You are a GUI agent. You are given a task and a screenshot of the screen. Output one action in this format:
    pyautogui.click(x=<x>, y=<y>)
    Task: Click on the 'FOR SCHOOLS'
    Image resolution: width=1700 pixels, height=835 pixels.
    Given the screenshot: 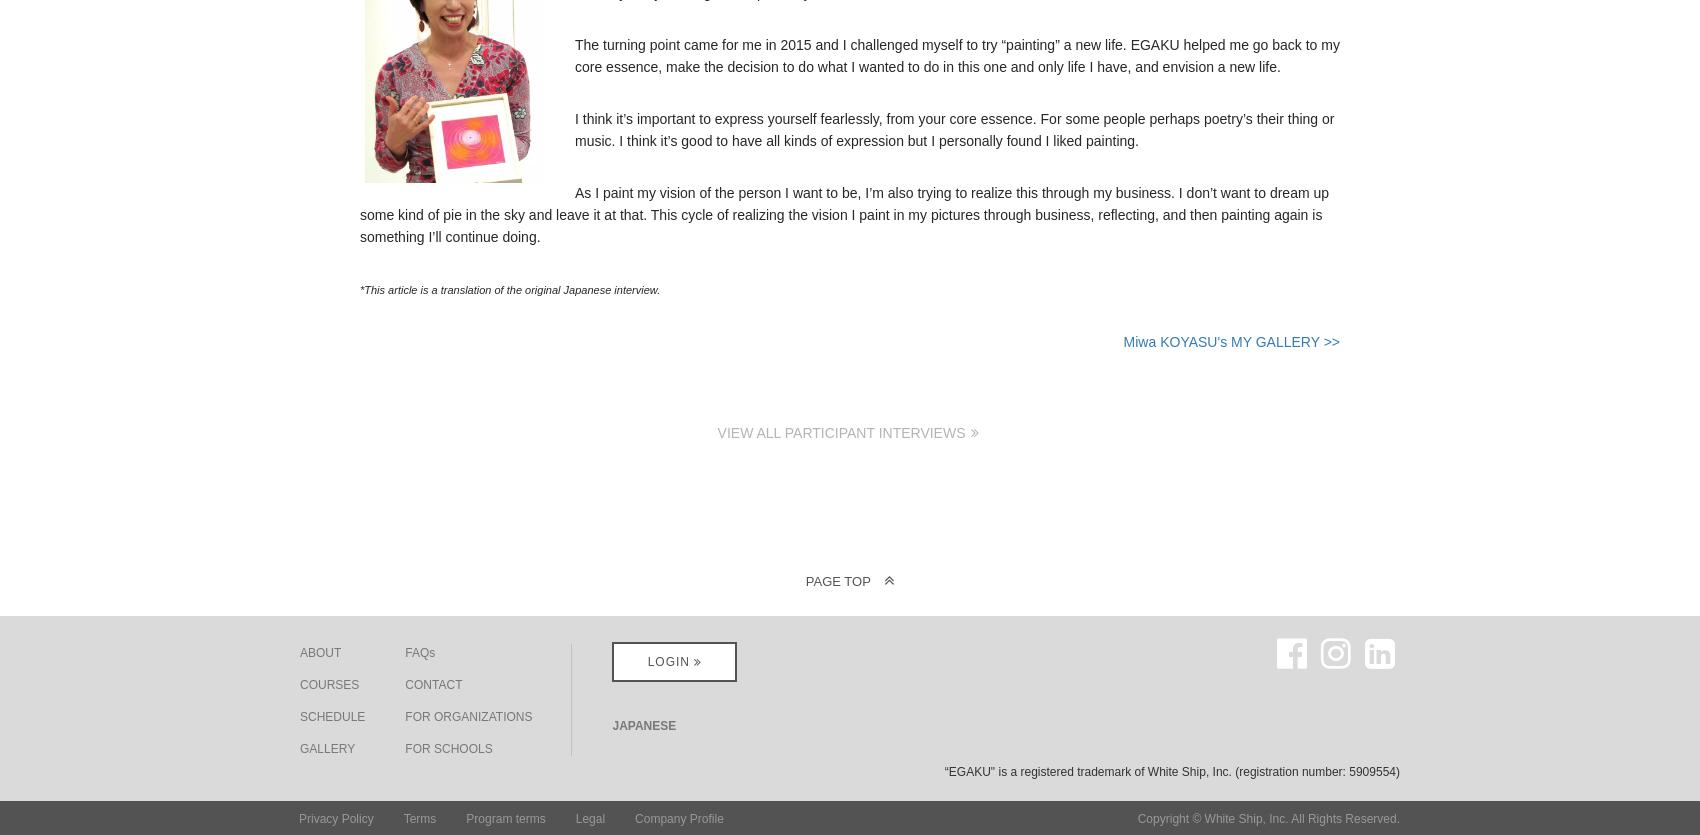 What is the action you would take?
    pyautogui.click(x=448, y=747)
    